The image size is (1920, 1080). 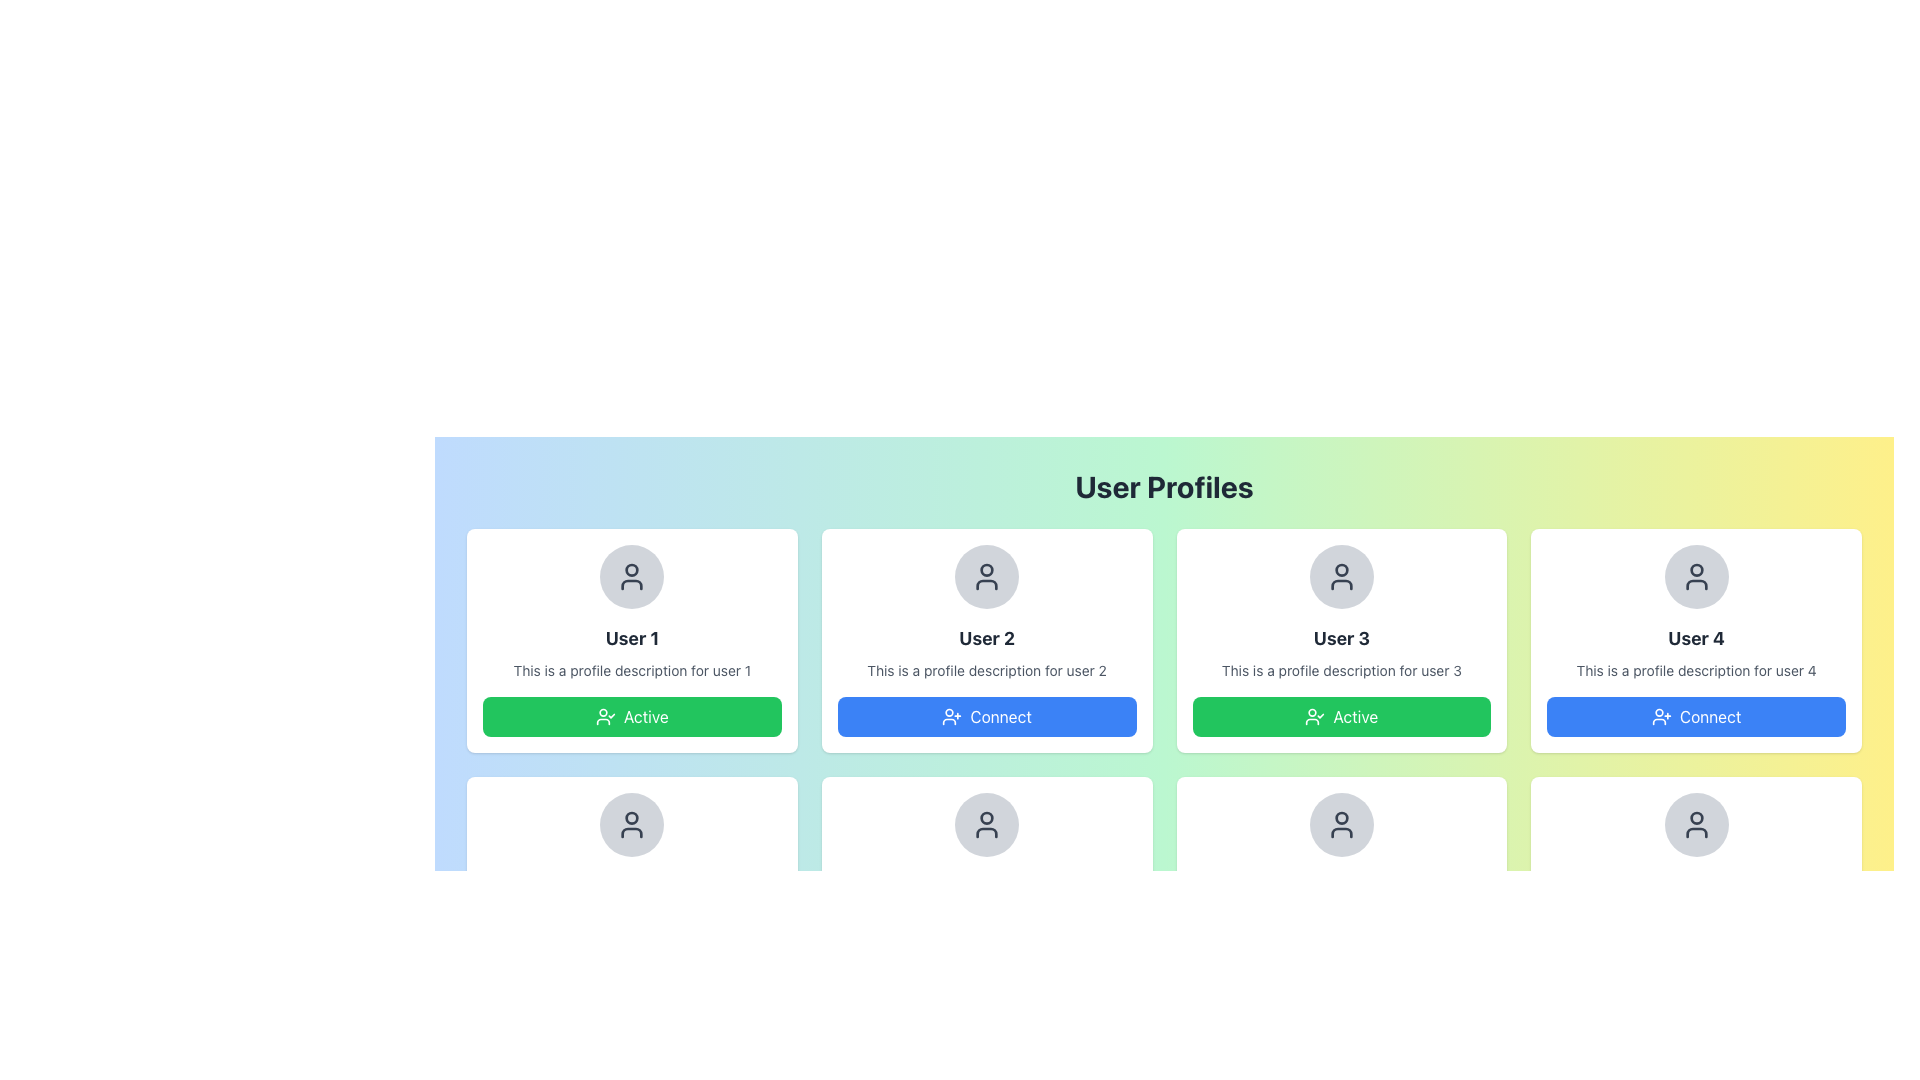 What do you see at coordinates (1695, 570) in the screenshot?
I see `the user identity icon located in the upper portion of the 'User 4' card, which visually indicates the user's status` at bounding box center [1695, 570].